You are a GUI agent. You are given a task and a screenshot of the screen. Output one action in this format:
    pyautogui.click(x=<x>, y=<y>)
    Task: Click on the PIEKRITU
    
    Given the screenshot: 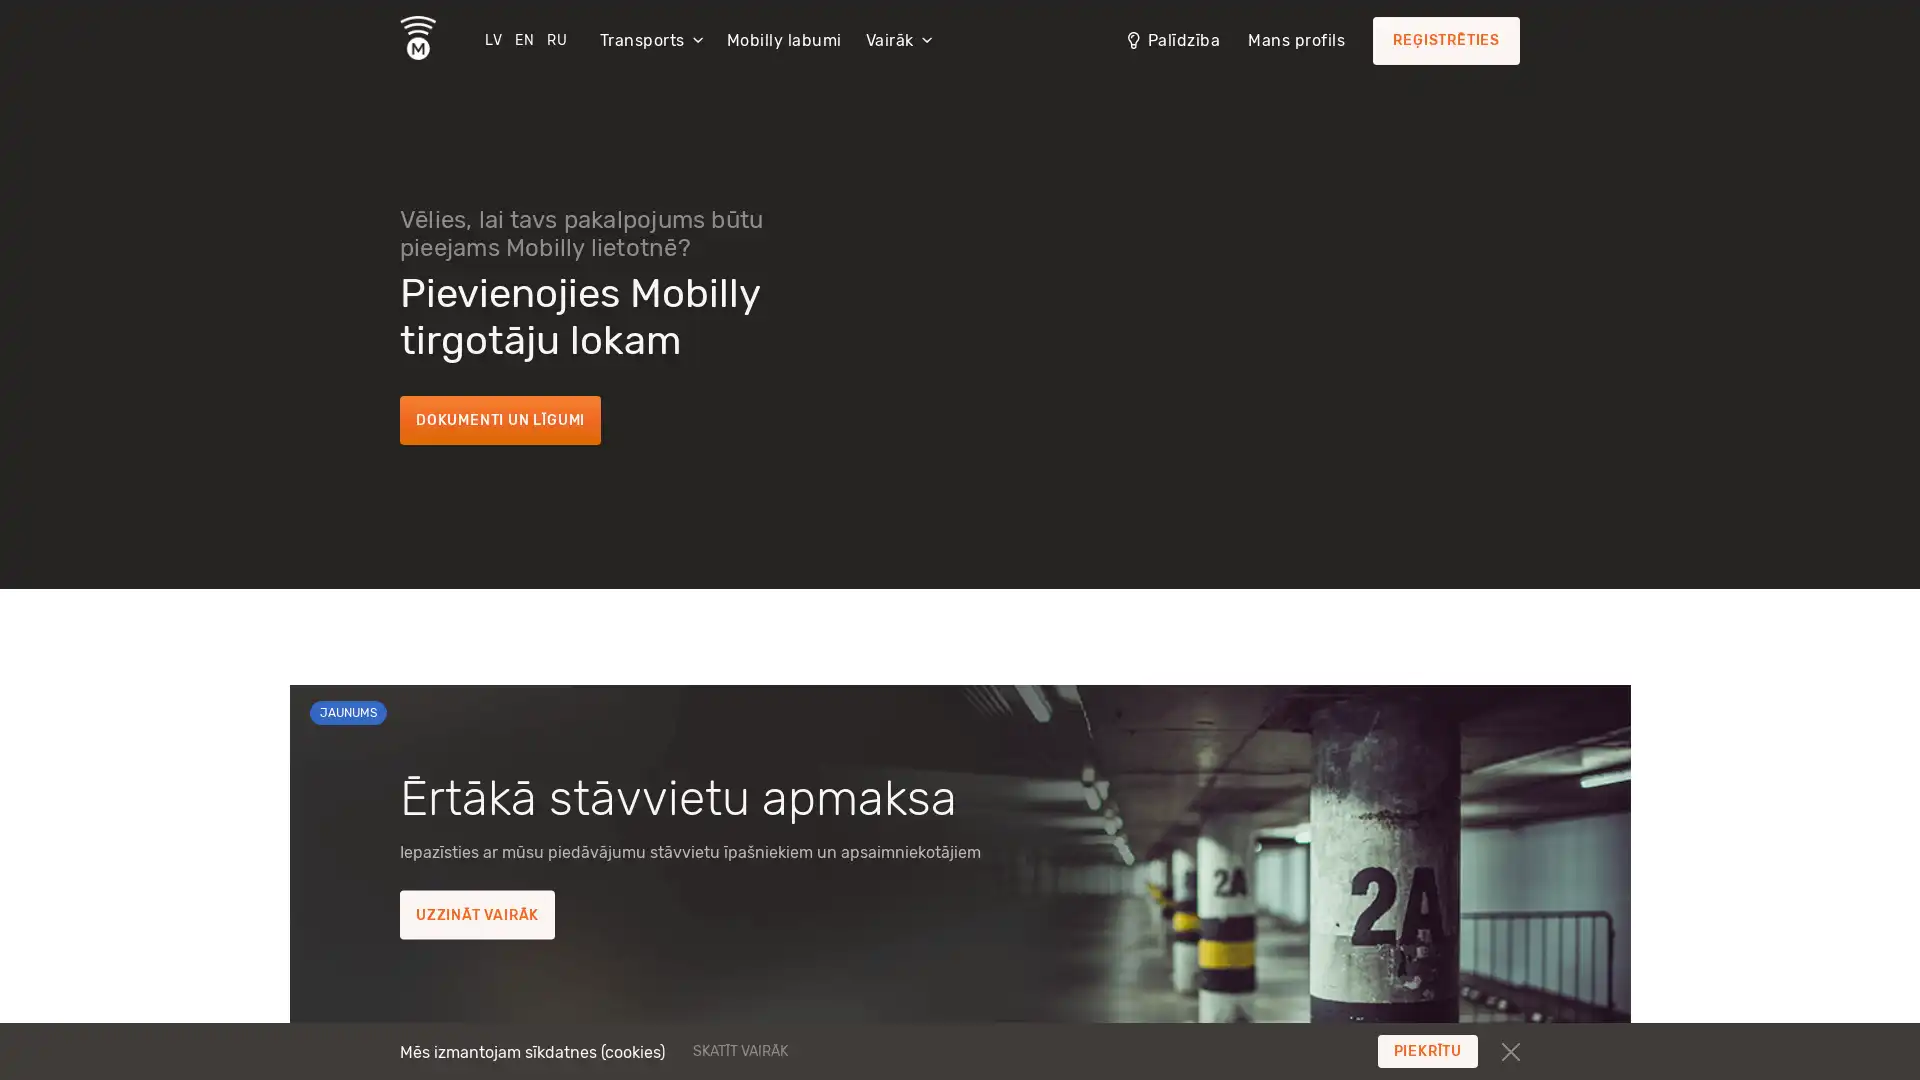 What is the action you would take?
    pyautogui.click(x=1426, y=1050)
    